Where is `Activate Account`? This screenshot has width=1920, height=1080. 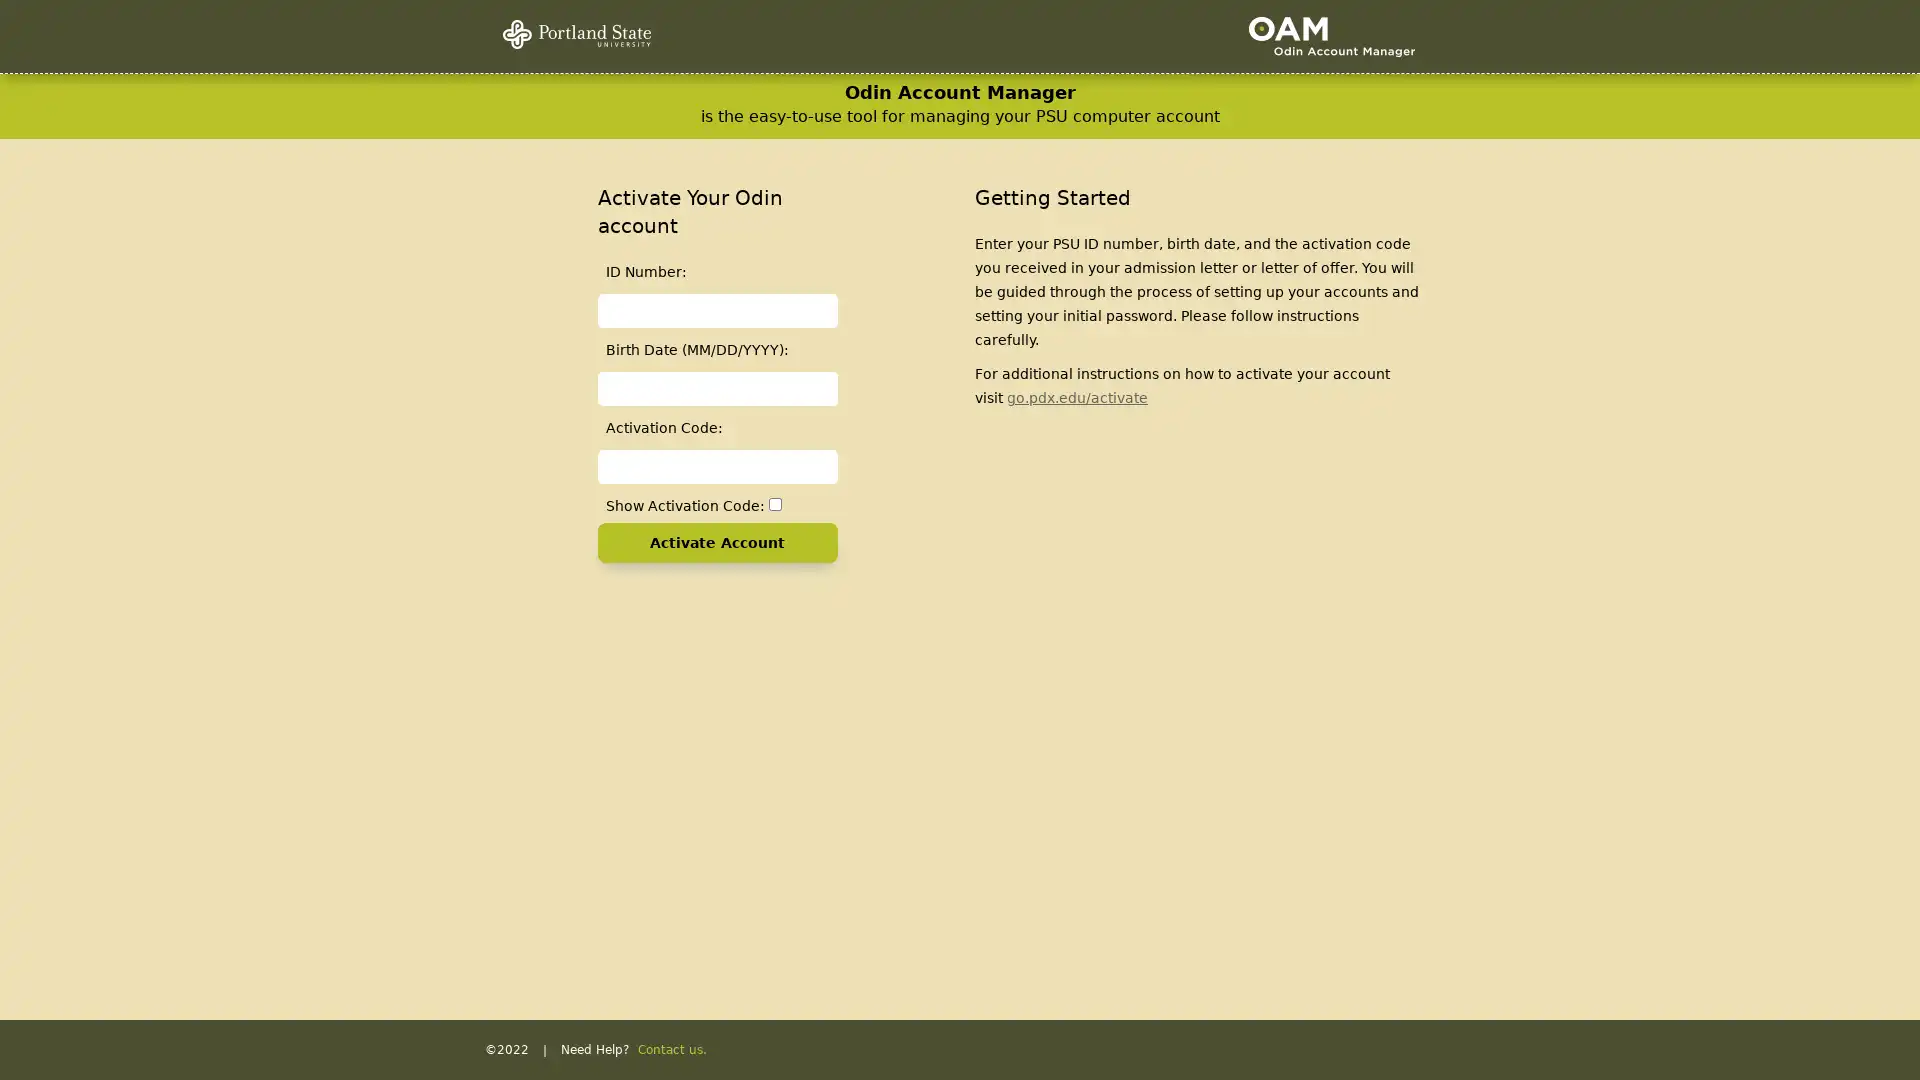
Activate Account is located at coordinates (716, 543).